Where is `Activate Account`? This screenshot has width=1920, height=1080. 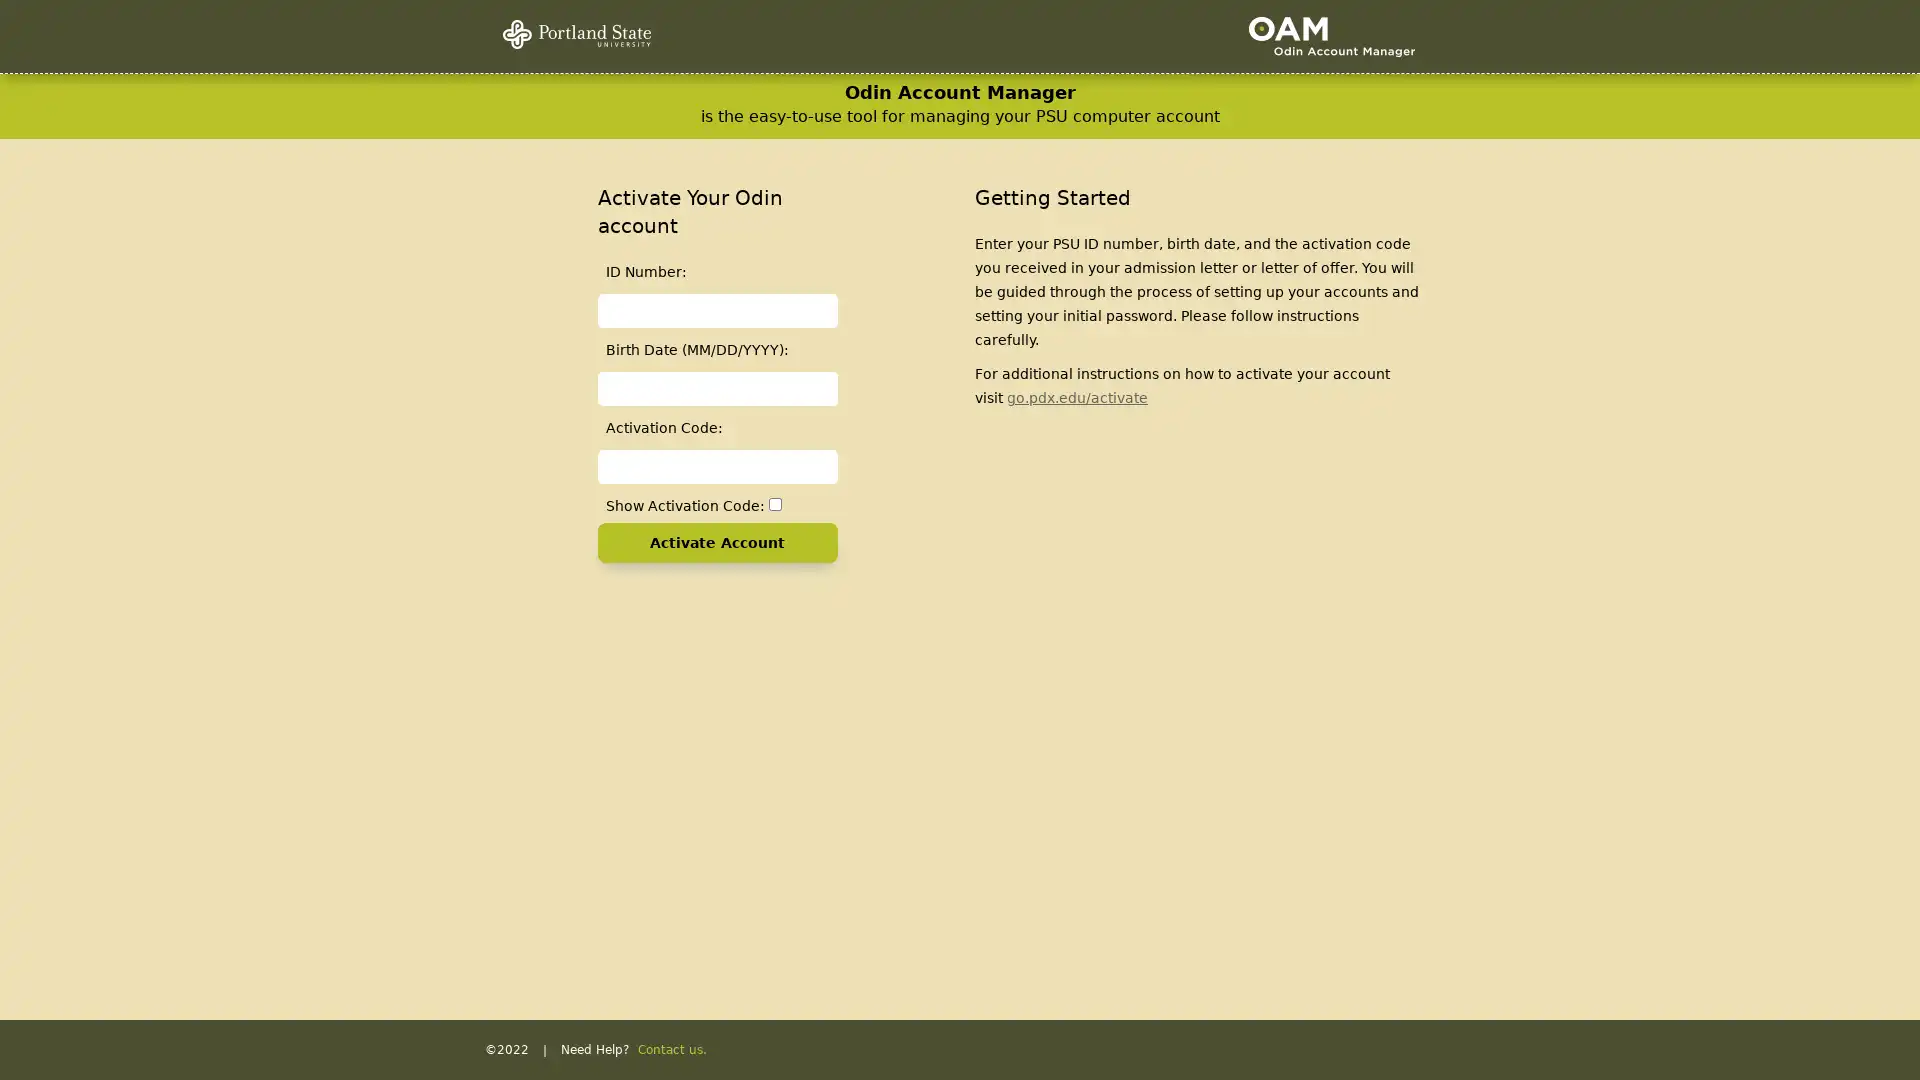
Activate Account is located at coordinates (716, 543).